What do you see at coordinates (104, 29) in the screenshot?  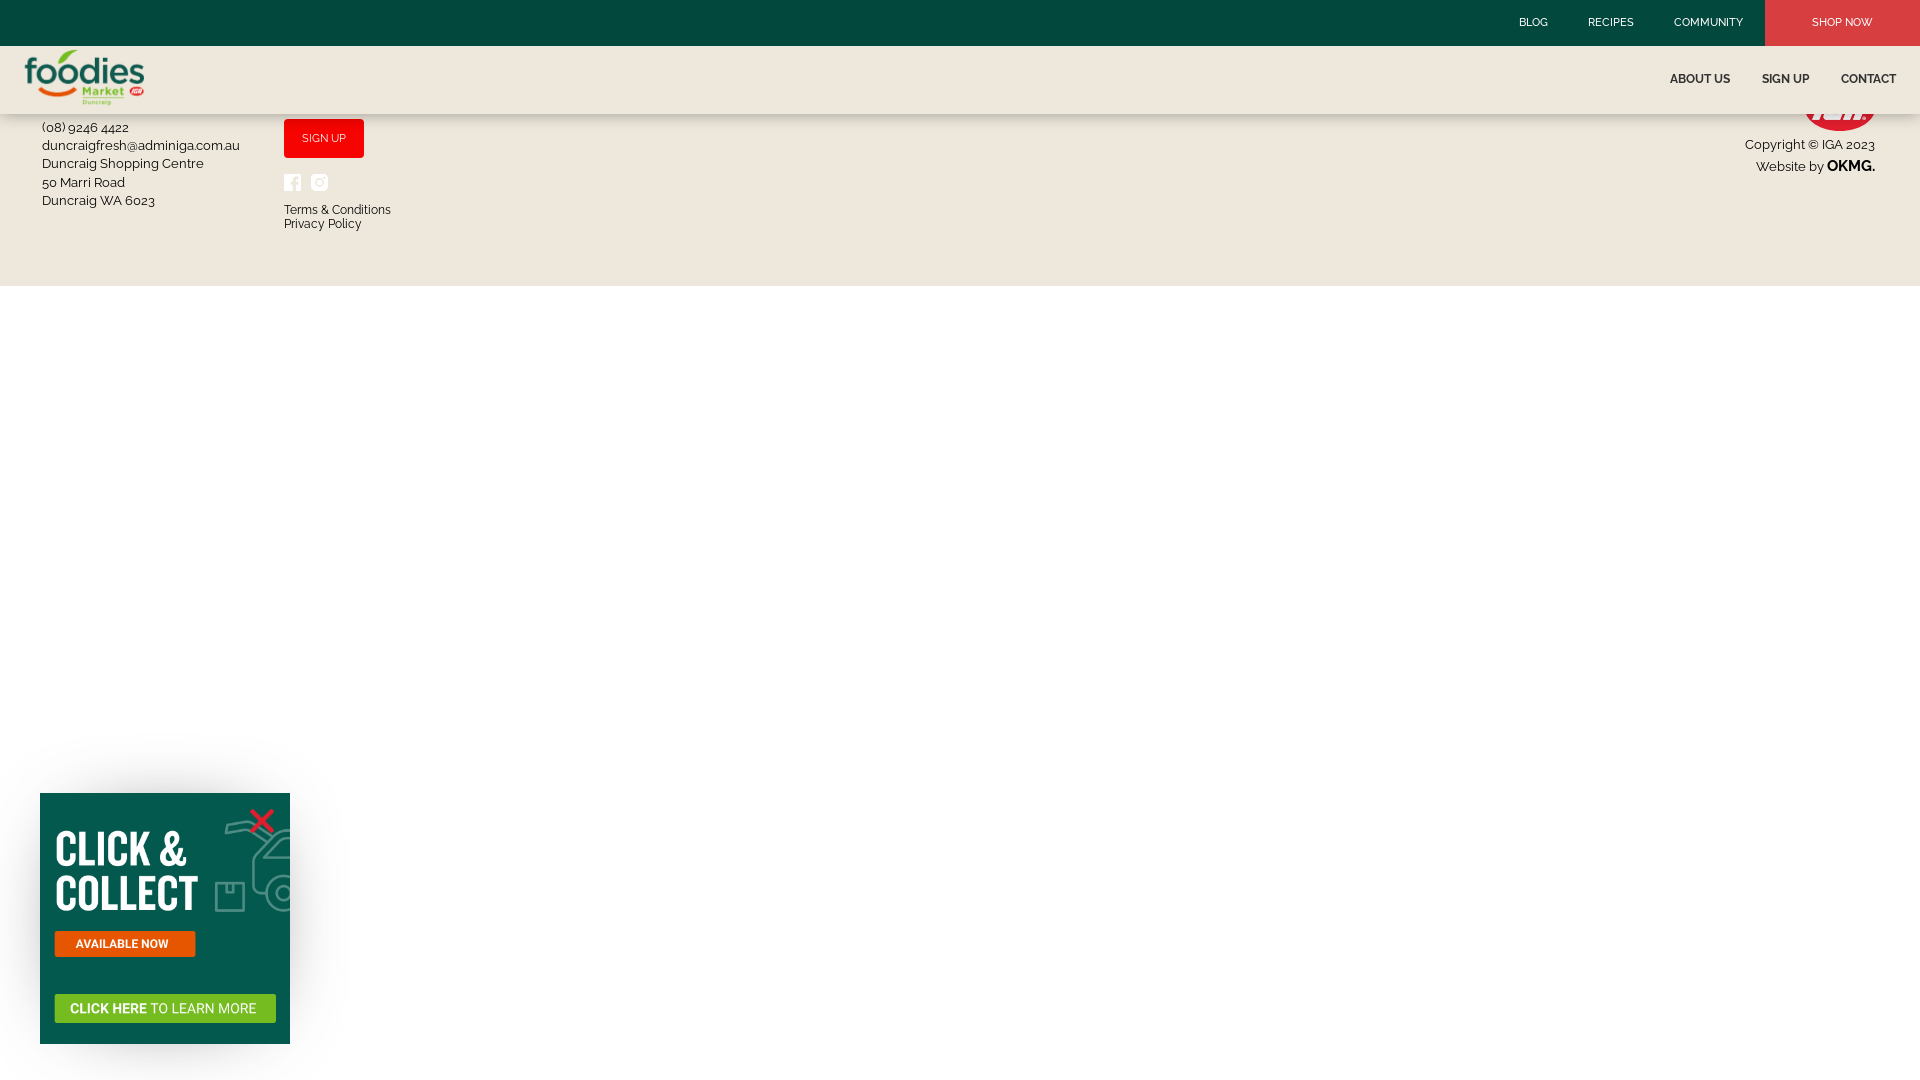 I see `'Events Manager'` at bounding box center [104, 29].